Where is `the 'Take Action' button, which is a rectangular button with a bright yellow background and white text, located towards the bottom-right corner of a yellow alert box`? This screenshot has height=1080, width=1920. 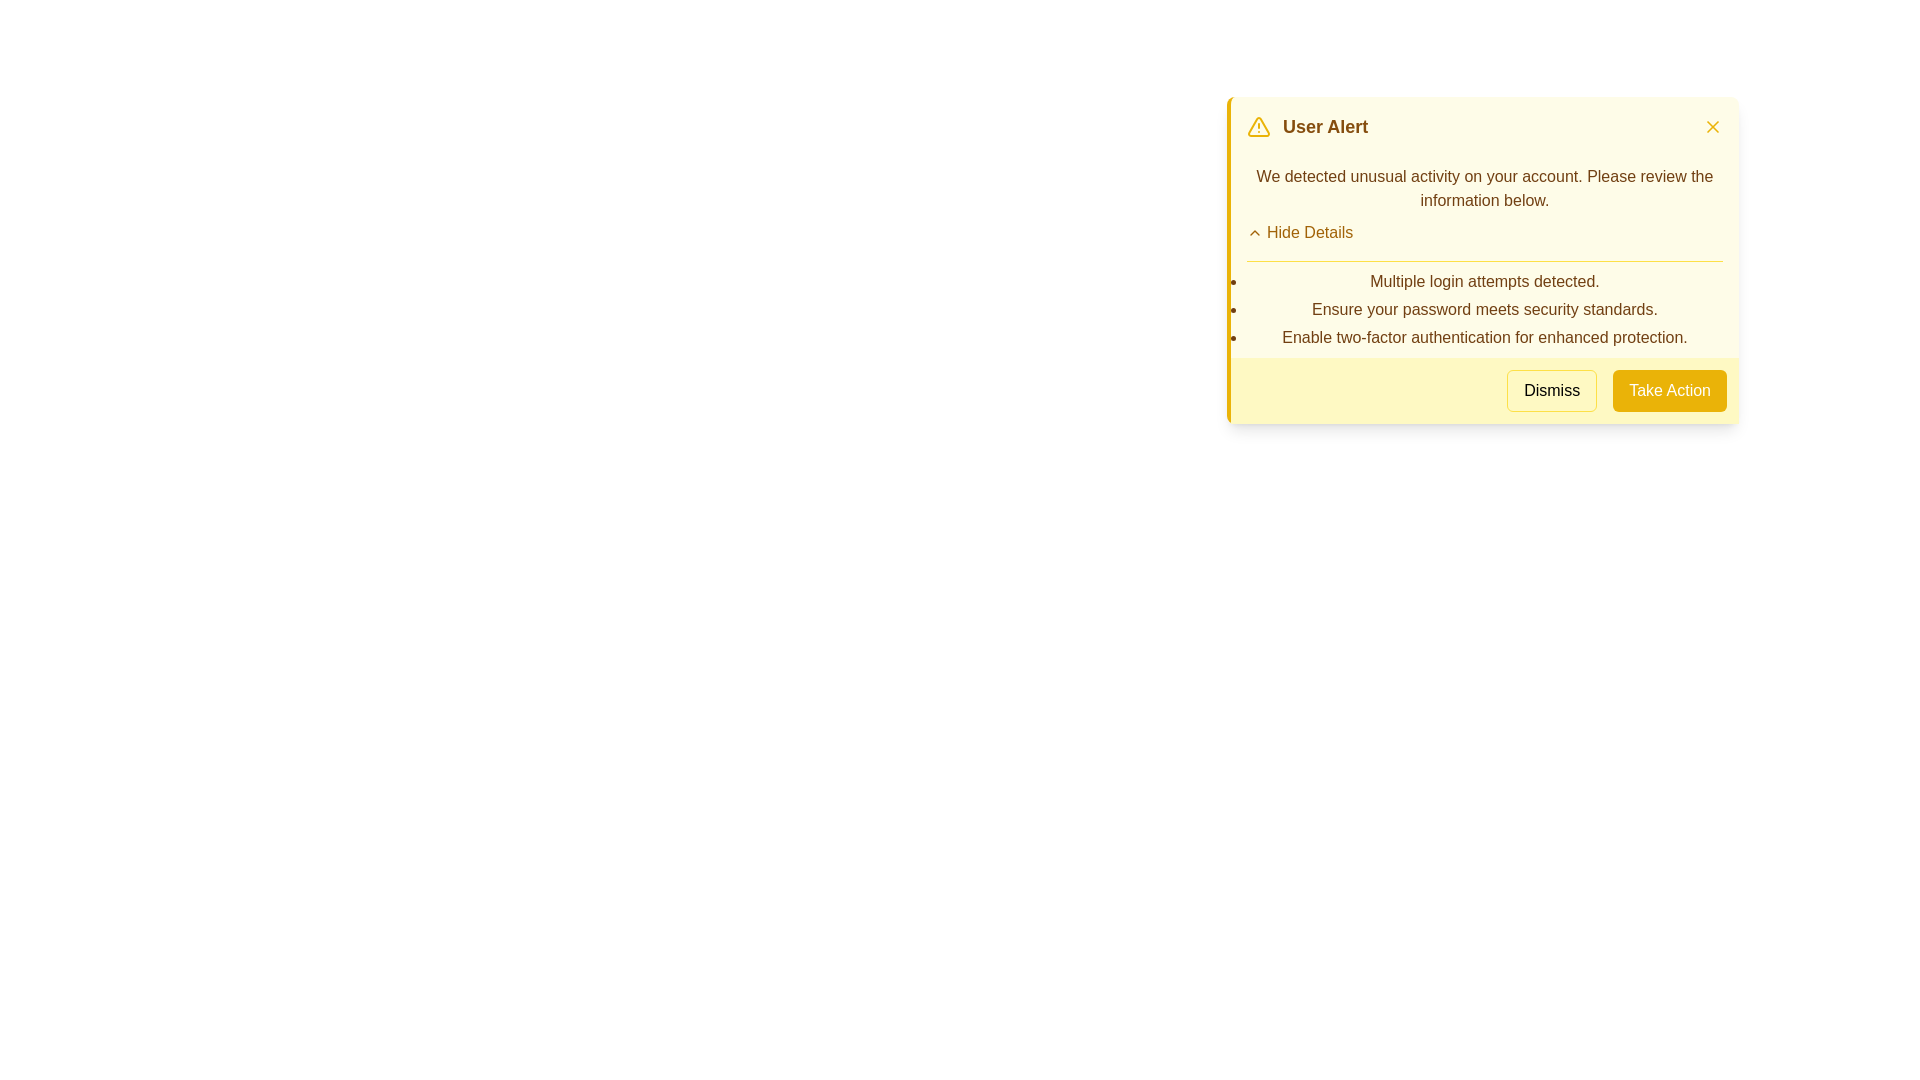
the 'Take Action' button, which is a rectangular button with a bright yellow background and white text, located towards the bottom-right corner of a yellow alert box is located at coordinates (1670, 390).